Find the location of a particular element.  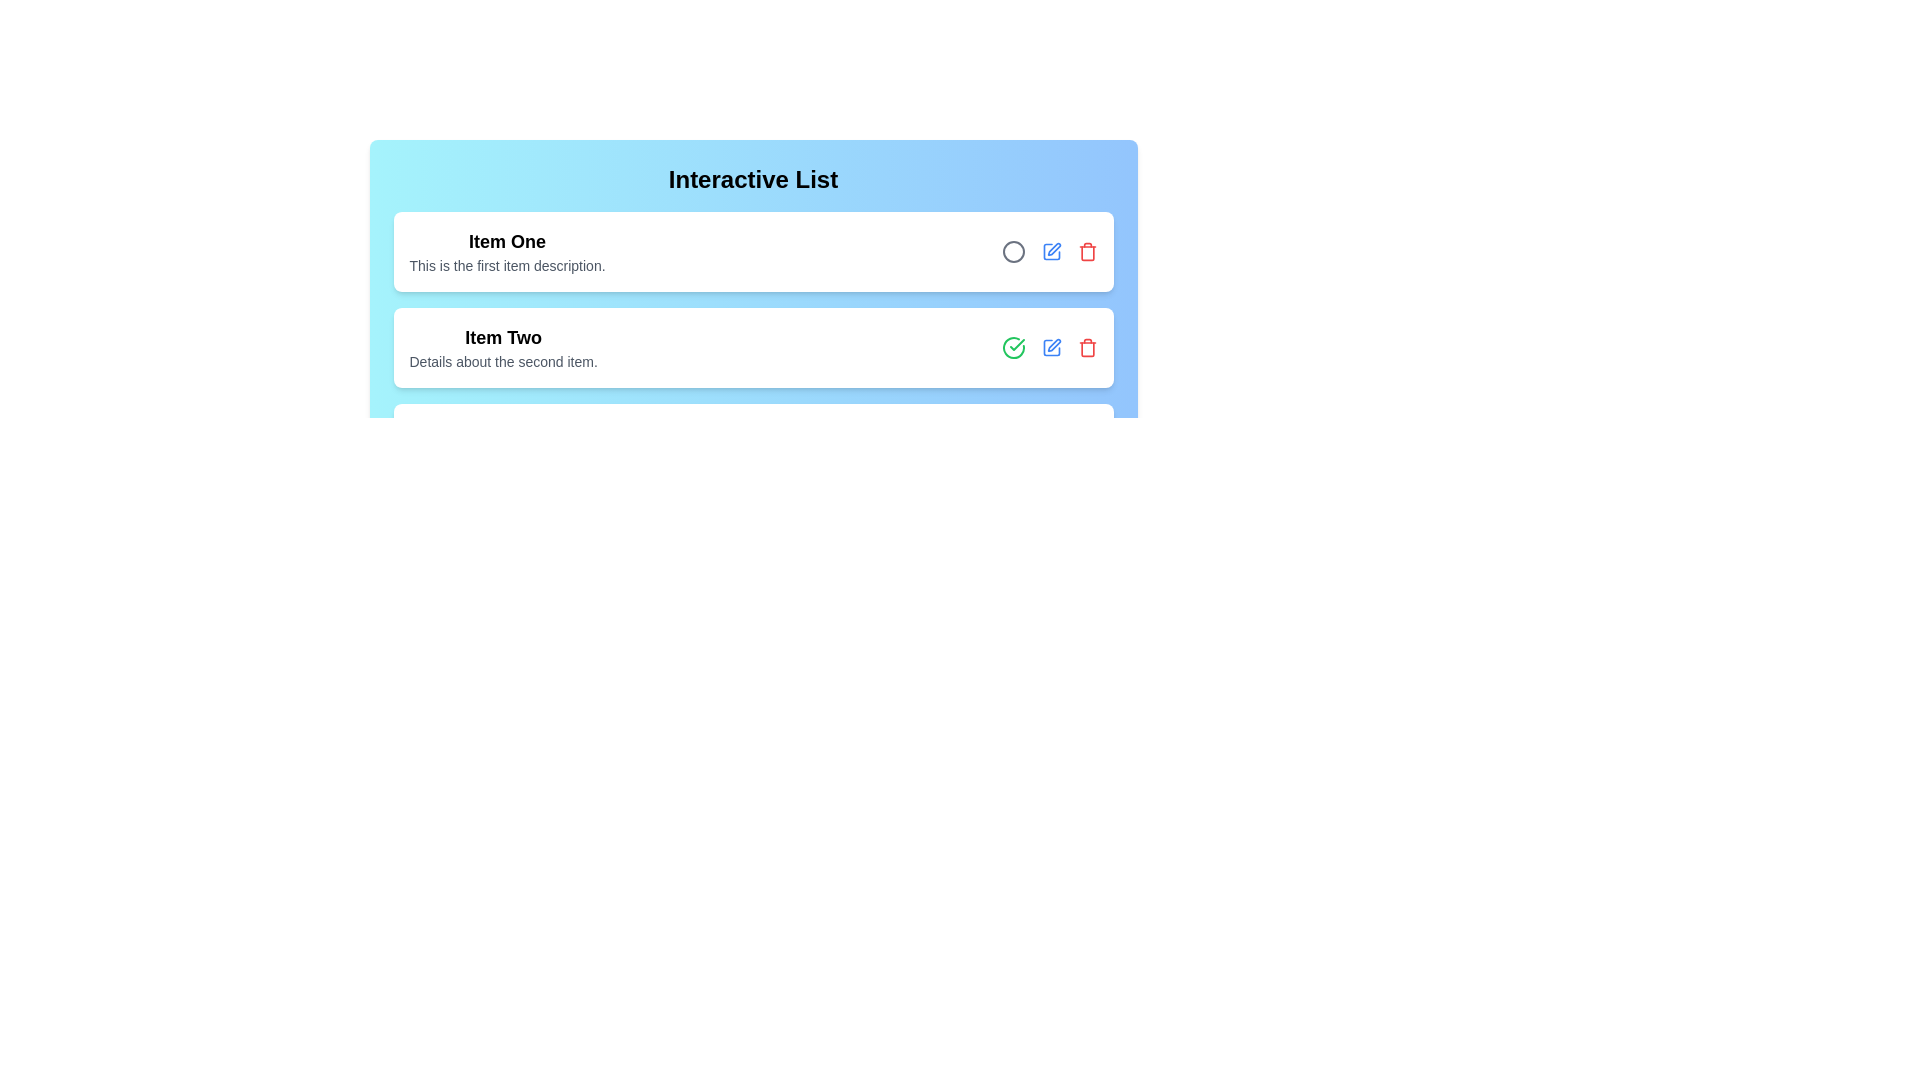

edit icon for the item Item One to edit its details is located at coordinates (1050, 250).